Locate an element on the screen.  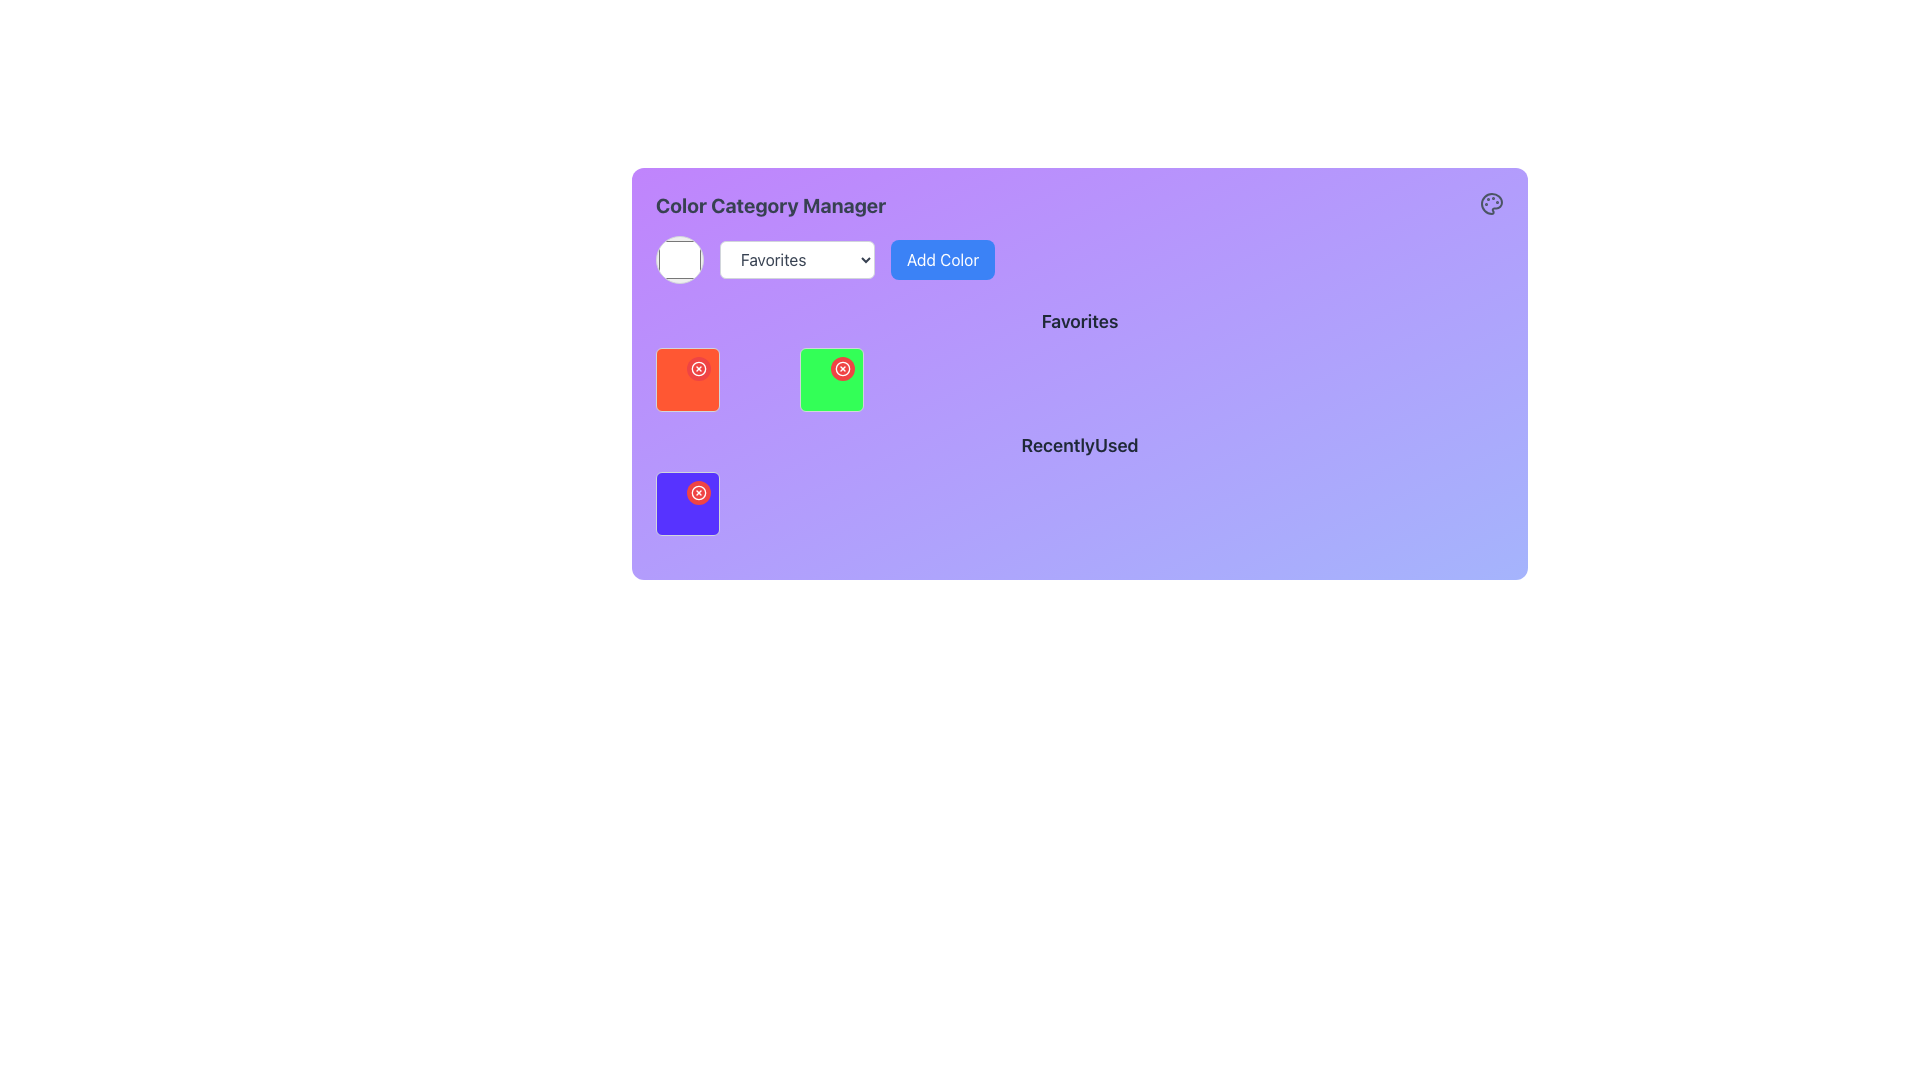
the red circular button with a white 'x' icon located at the top-right corner of the green rounded square tile in the second row of the grid is located at coordinates (831, 380).